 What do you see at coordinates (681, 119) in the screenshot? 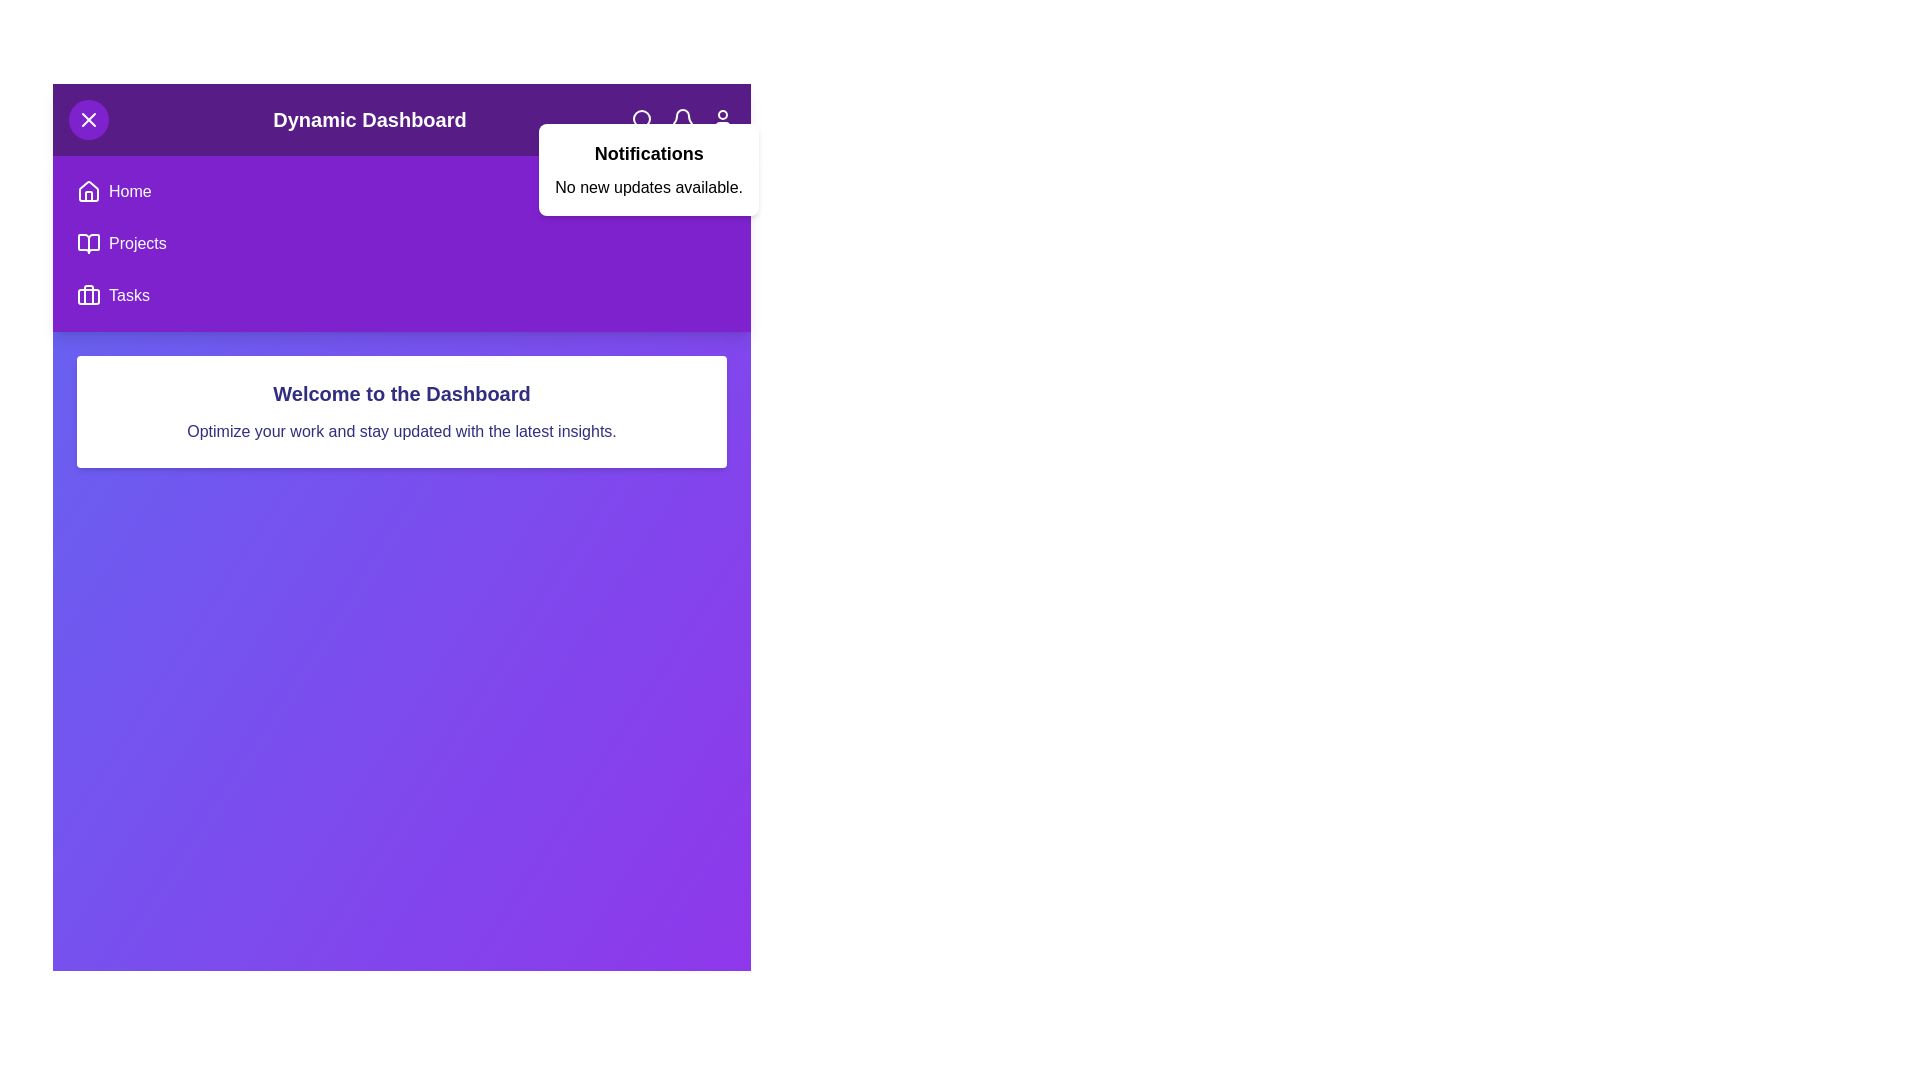
I see `the interactive icon bell` at bounding box center [681, 119].